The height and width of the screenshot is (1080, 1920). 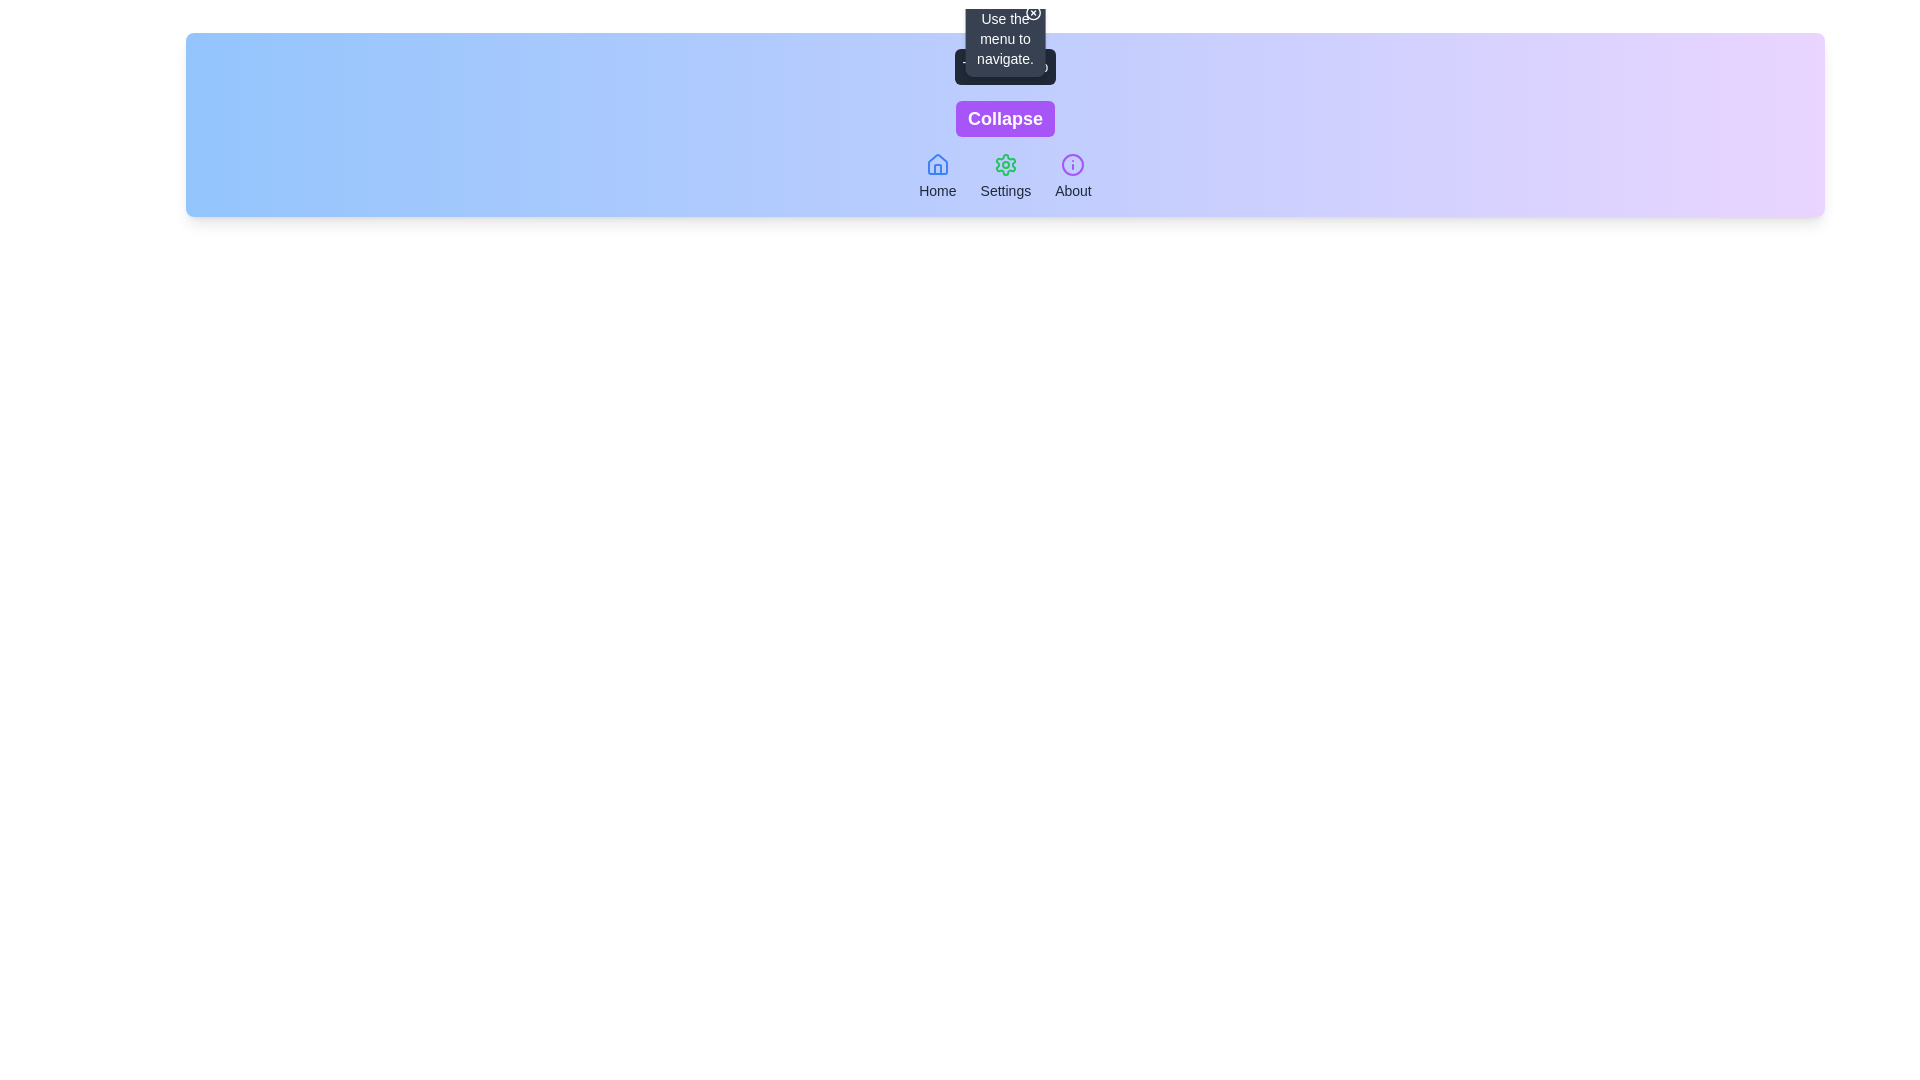 I want to click on the 'About' text label located beneath the information icon in the top navigation bar, which is the last item in a horizontal group of icons and labels, so click(x=1072, y=191).